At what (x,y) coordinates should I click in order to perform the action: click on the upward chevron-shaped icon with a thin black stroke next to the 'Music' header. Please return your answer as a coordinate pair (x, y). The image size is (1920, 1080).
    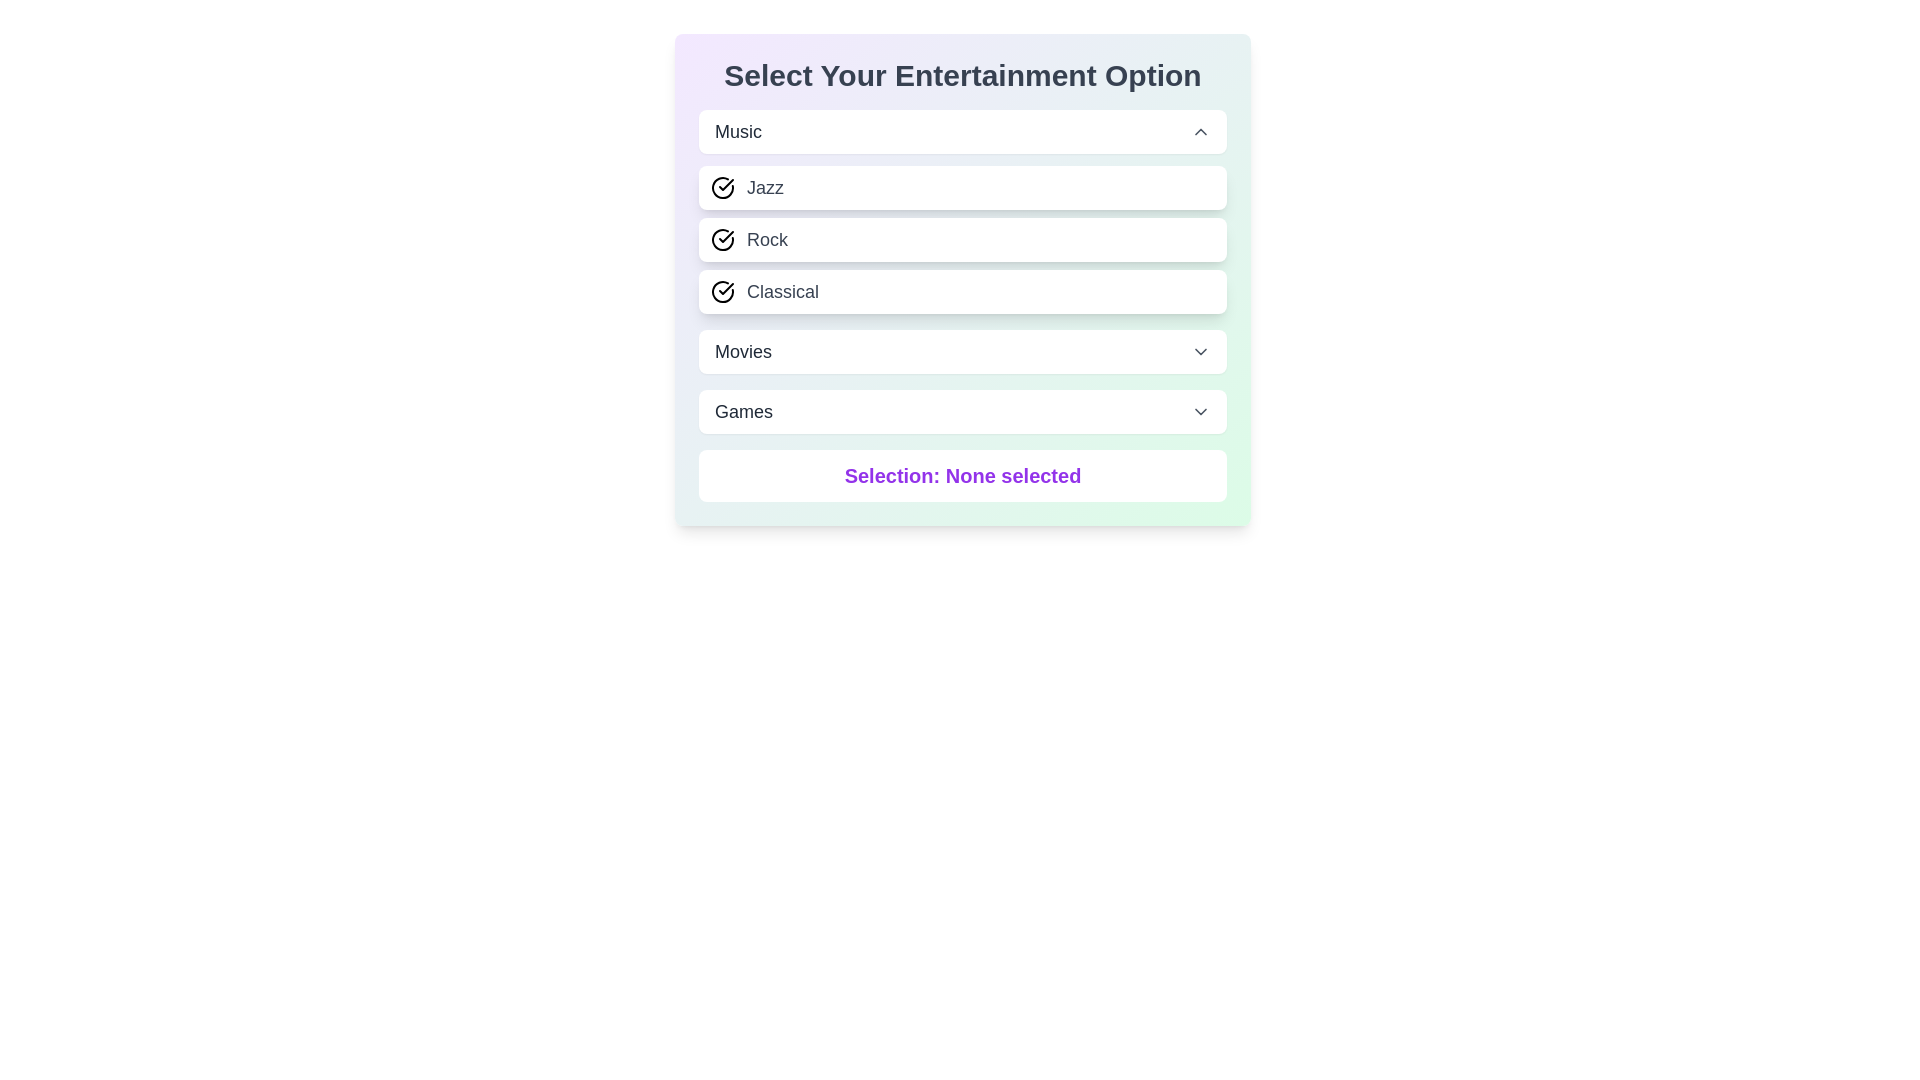
    Looking at the image, I should click on (1200, 131).